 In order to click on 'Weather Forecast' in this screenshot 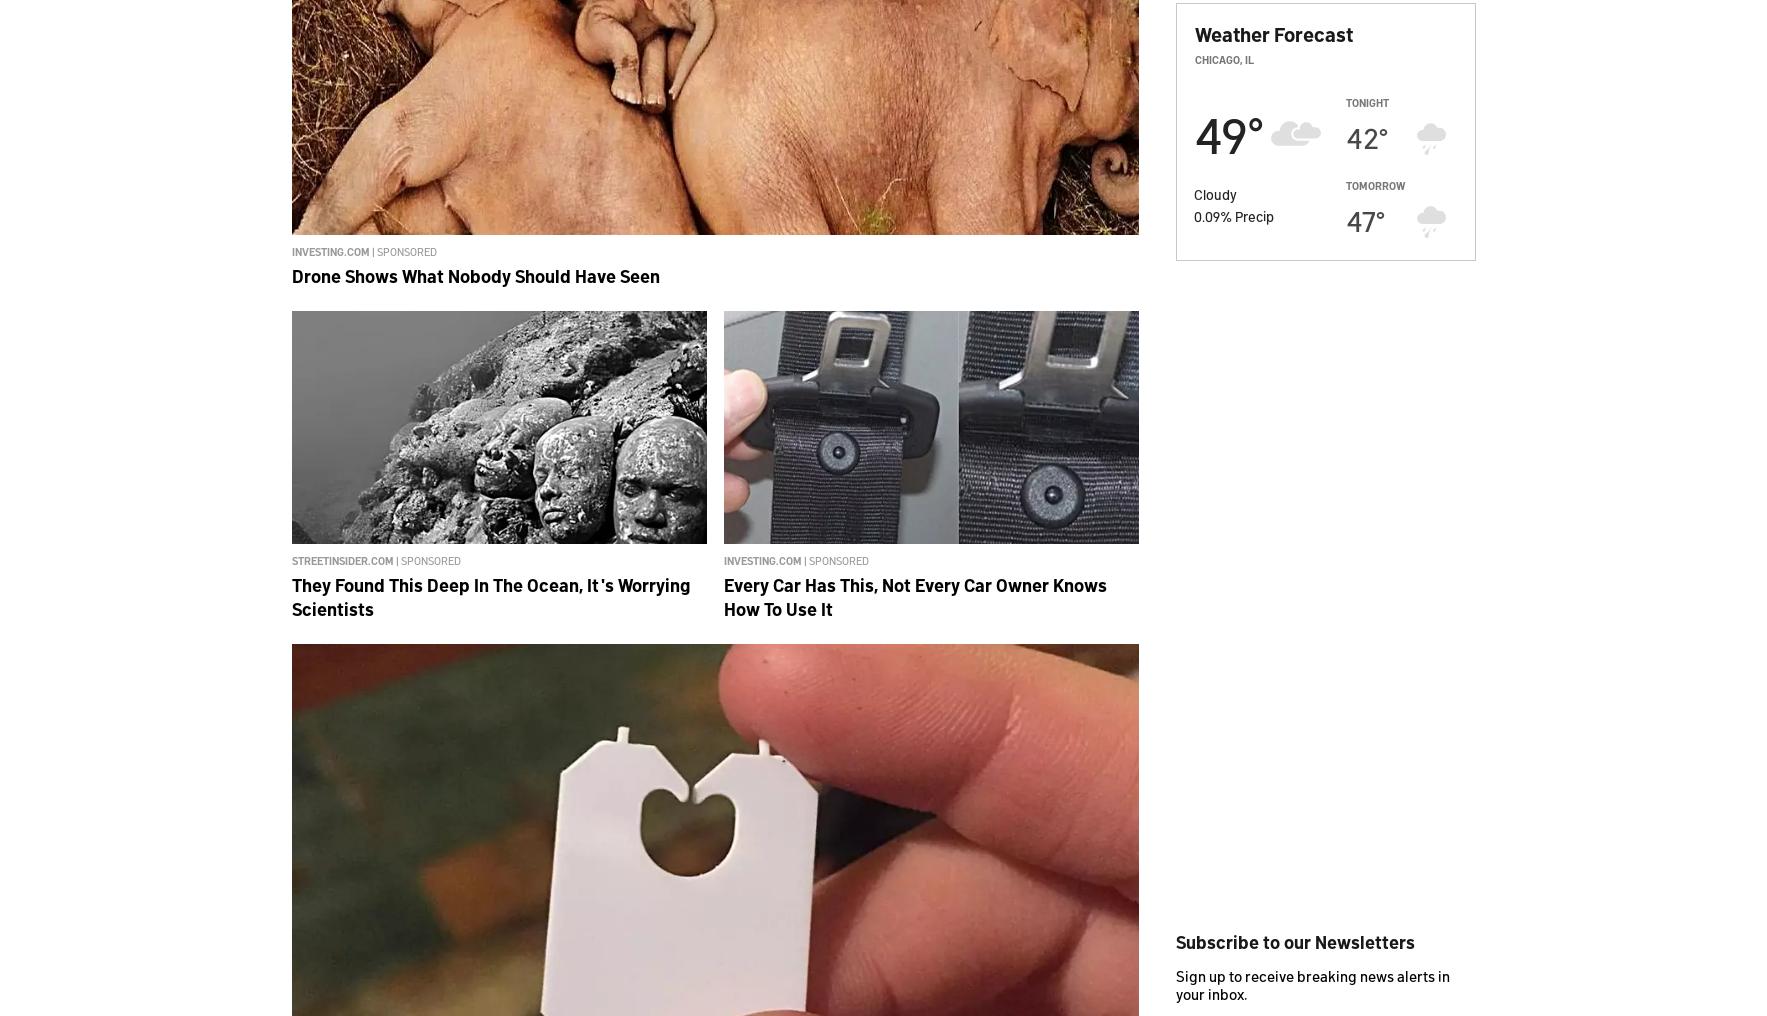, I will do `click(1271, 33)`.